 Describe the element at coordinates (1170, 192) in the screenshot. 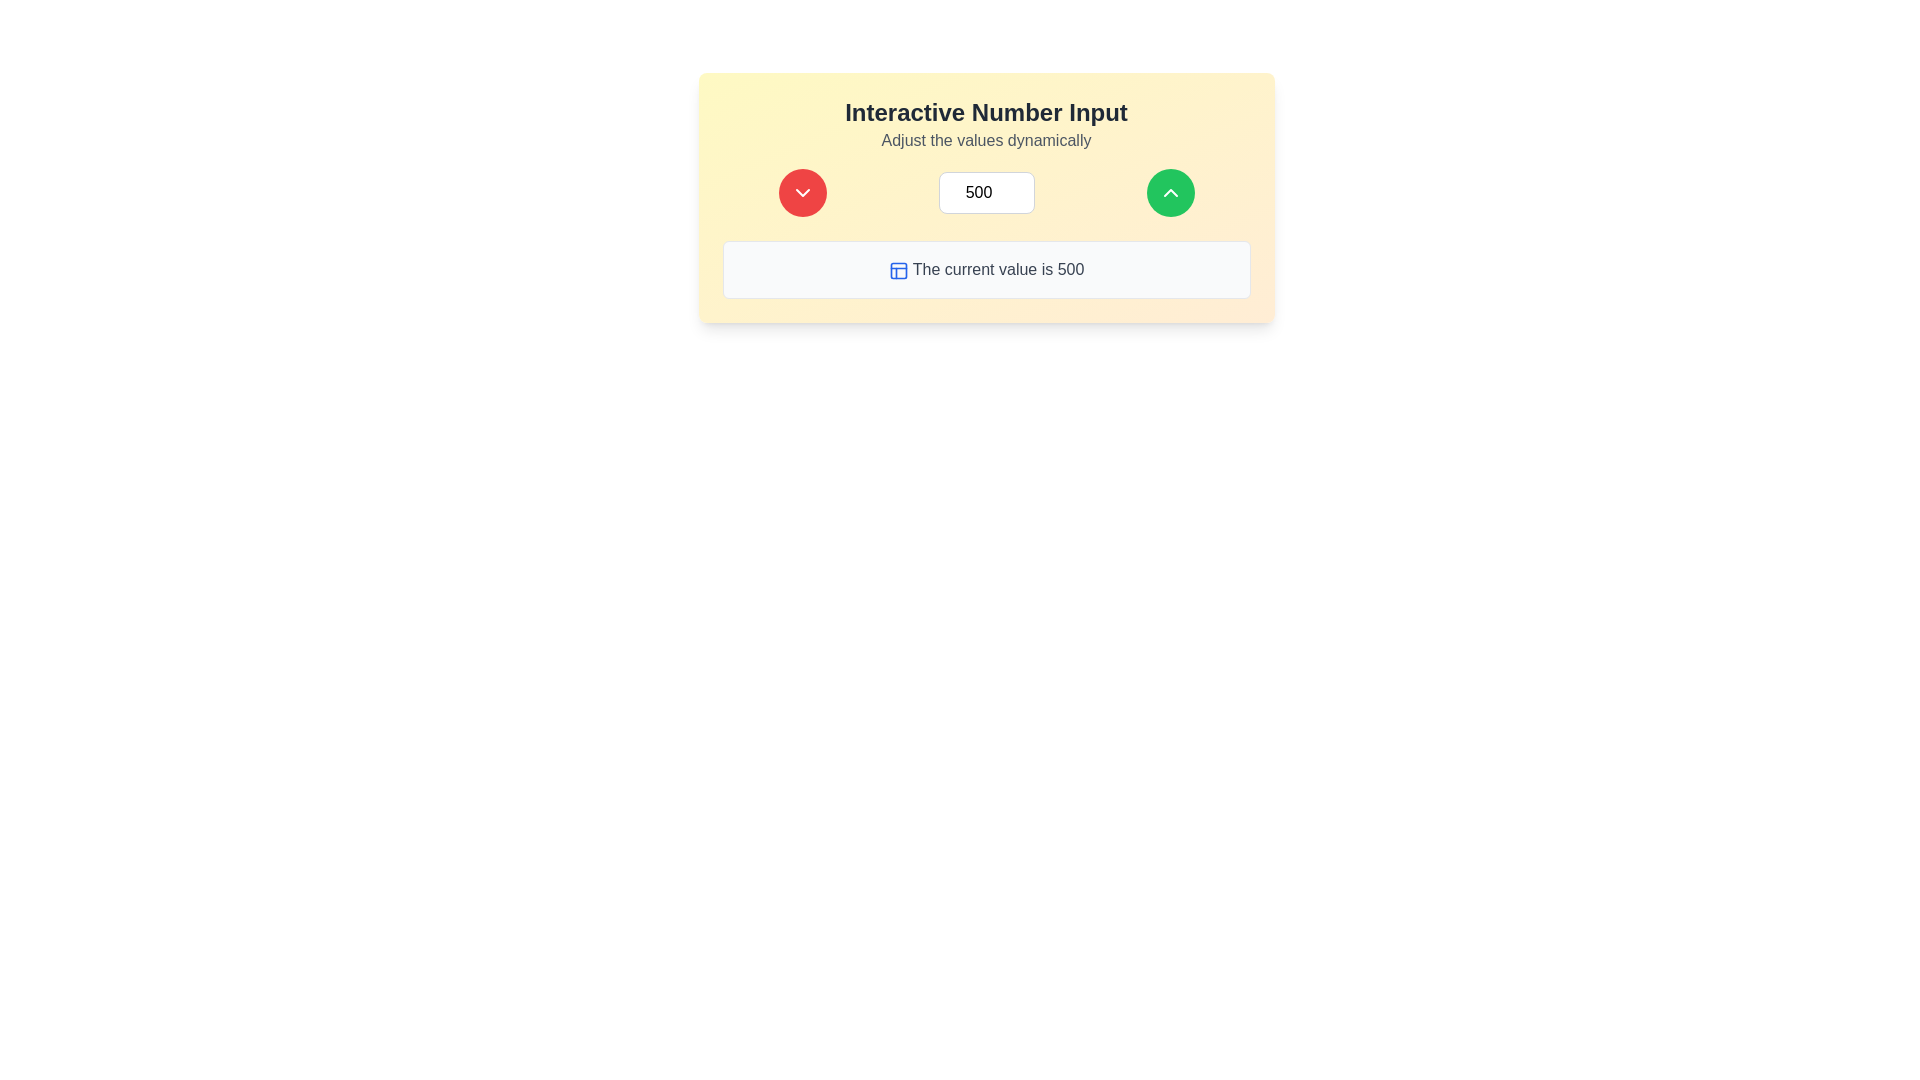

I see `the upward-pointing chevron icon button with a green circular background` at that location.